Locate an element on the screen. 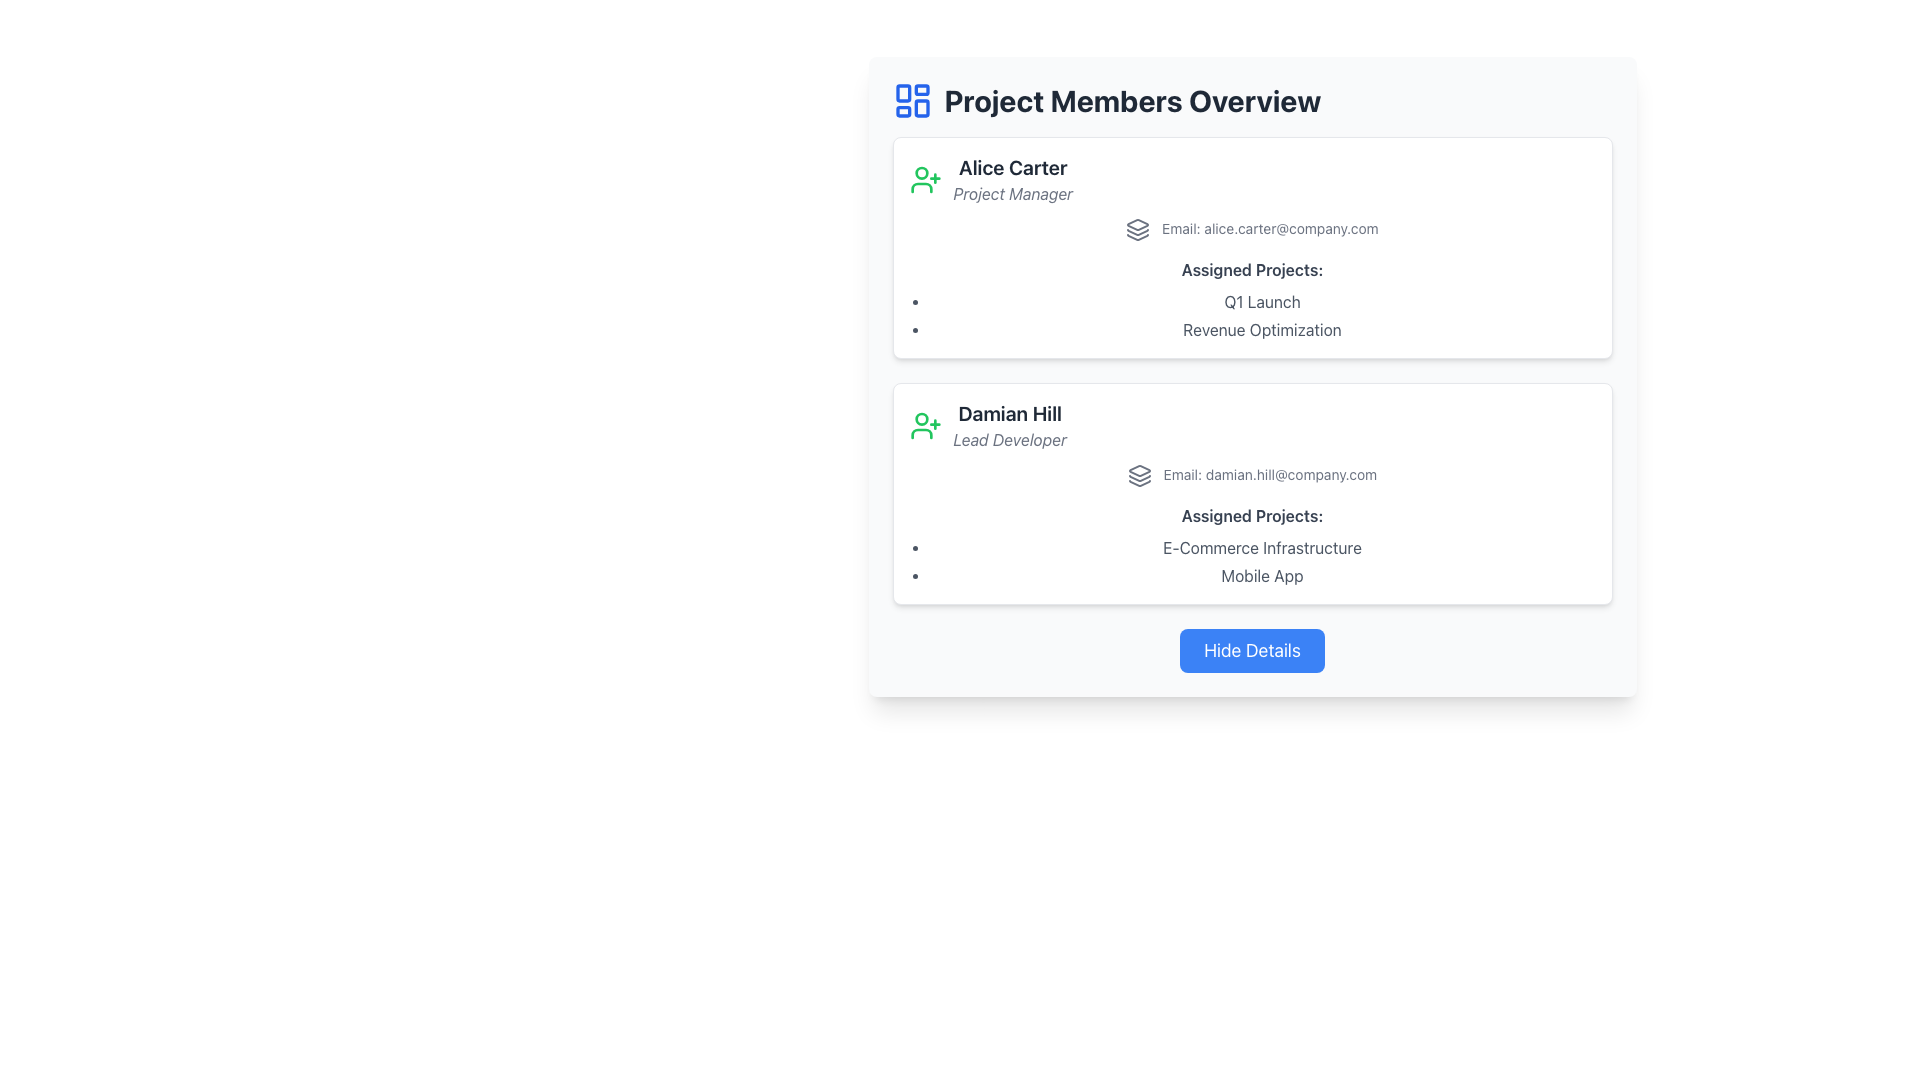 Image resolution: width=1920 pixels, height=1080 pixels. the Decorative icon component, which is a small rectangular shape with rounded corners located at the lower right of the SVG graphic representing a dashboard layout is located at coordinates (920, 108).